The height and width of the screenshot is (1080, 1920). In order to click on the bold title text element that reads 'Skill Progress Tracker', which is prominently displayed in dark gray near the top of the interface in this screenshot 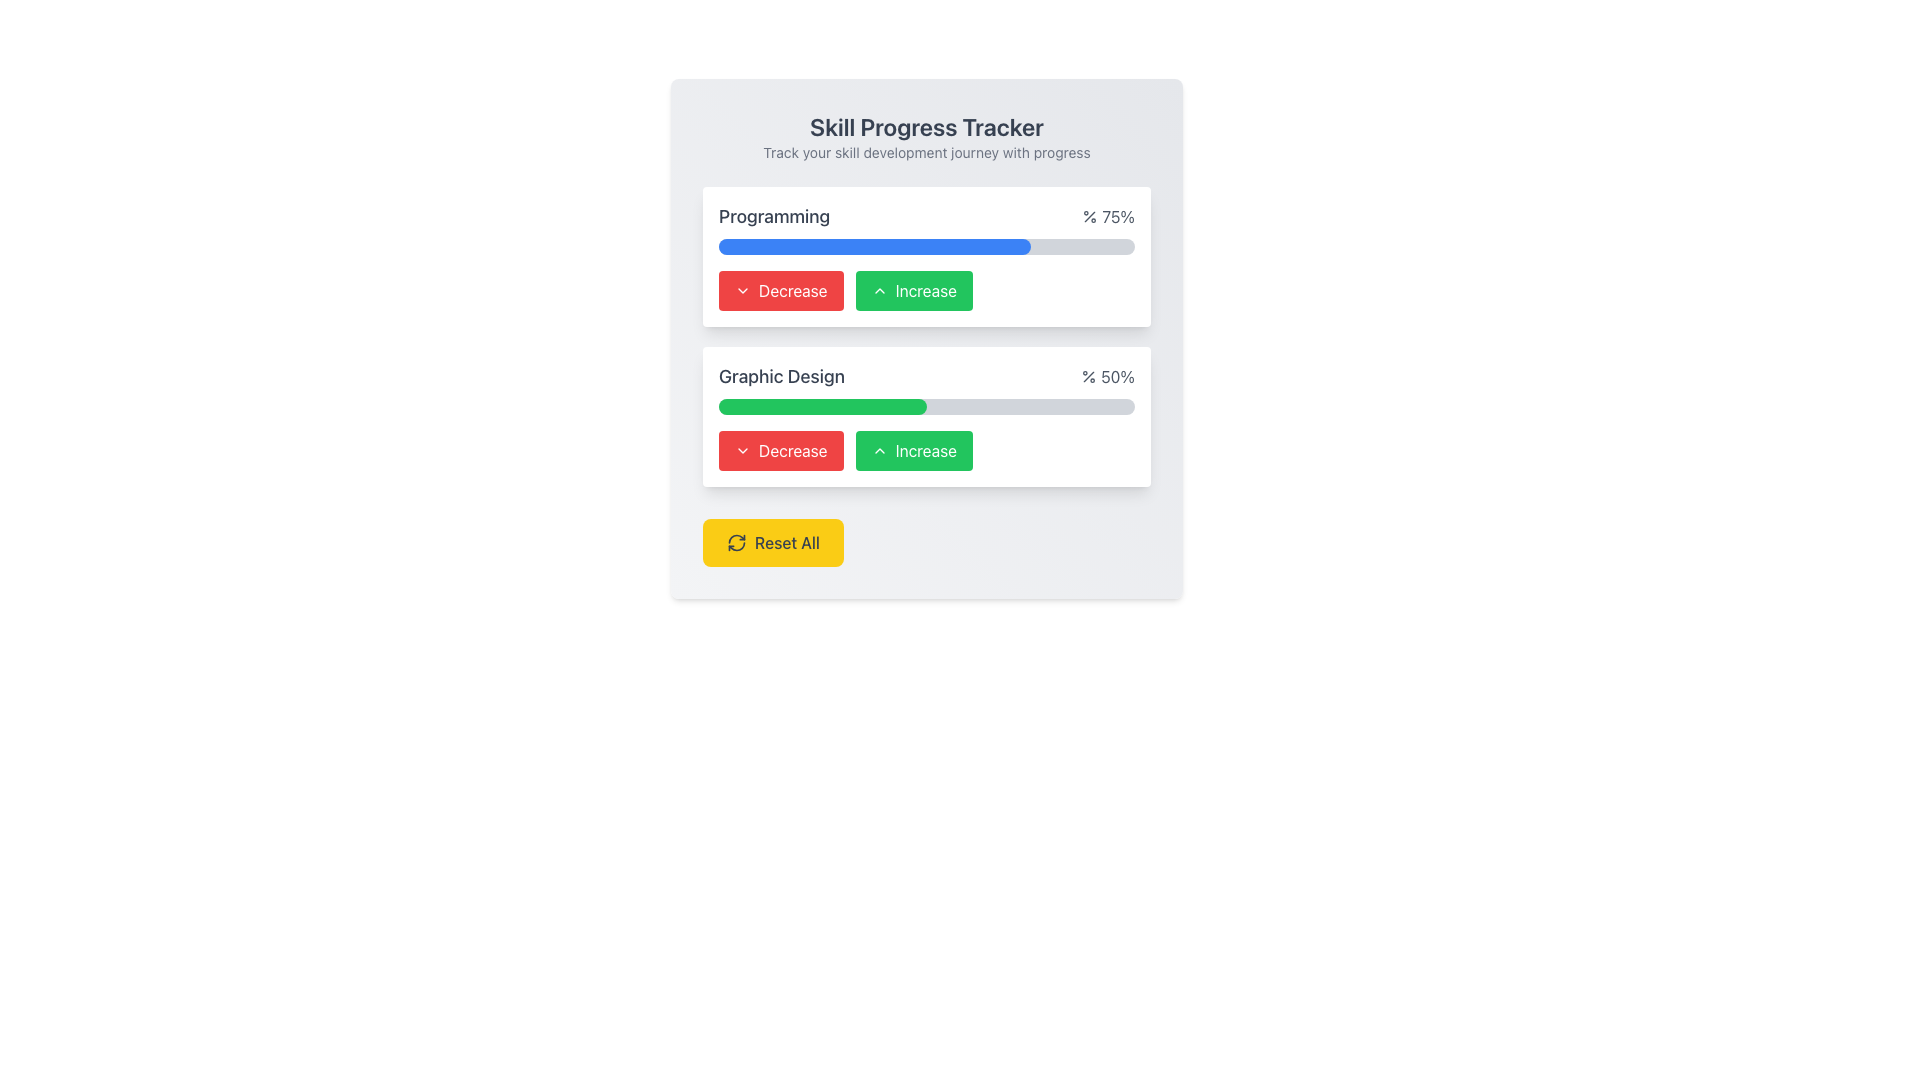, I will do `click(925, 127)`.